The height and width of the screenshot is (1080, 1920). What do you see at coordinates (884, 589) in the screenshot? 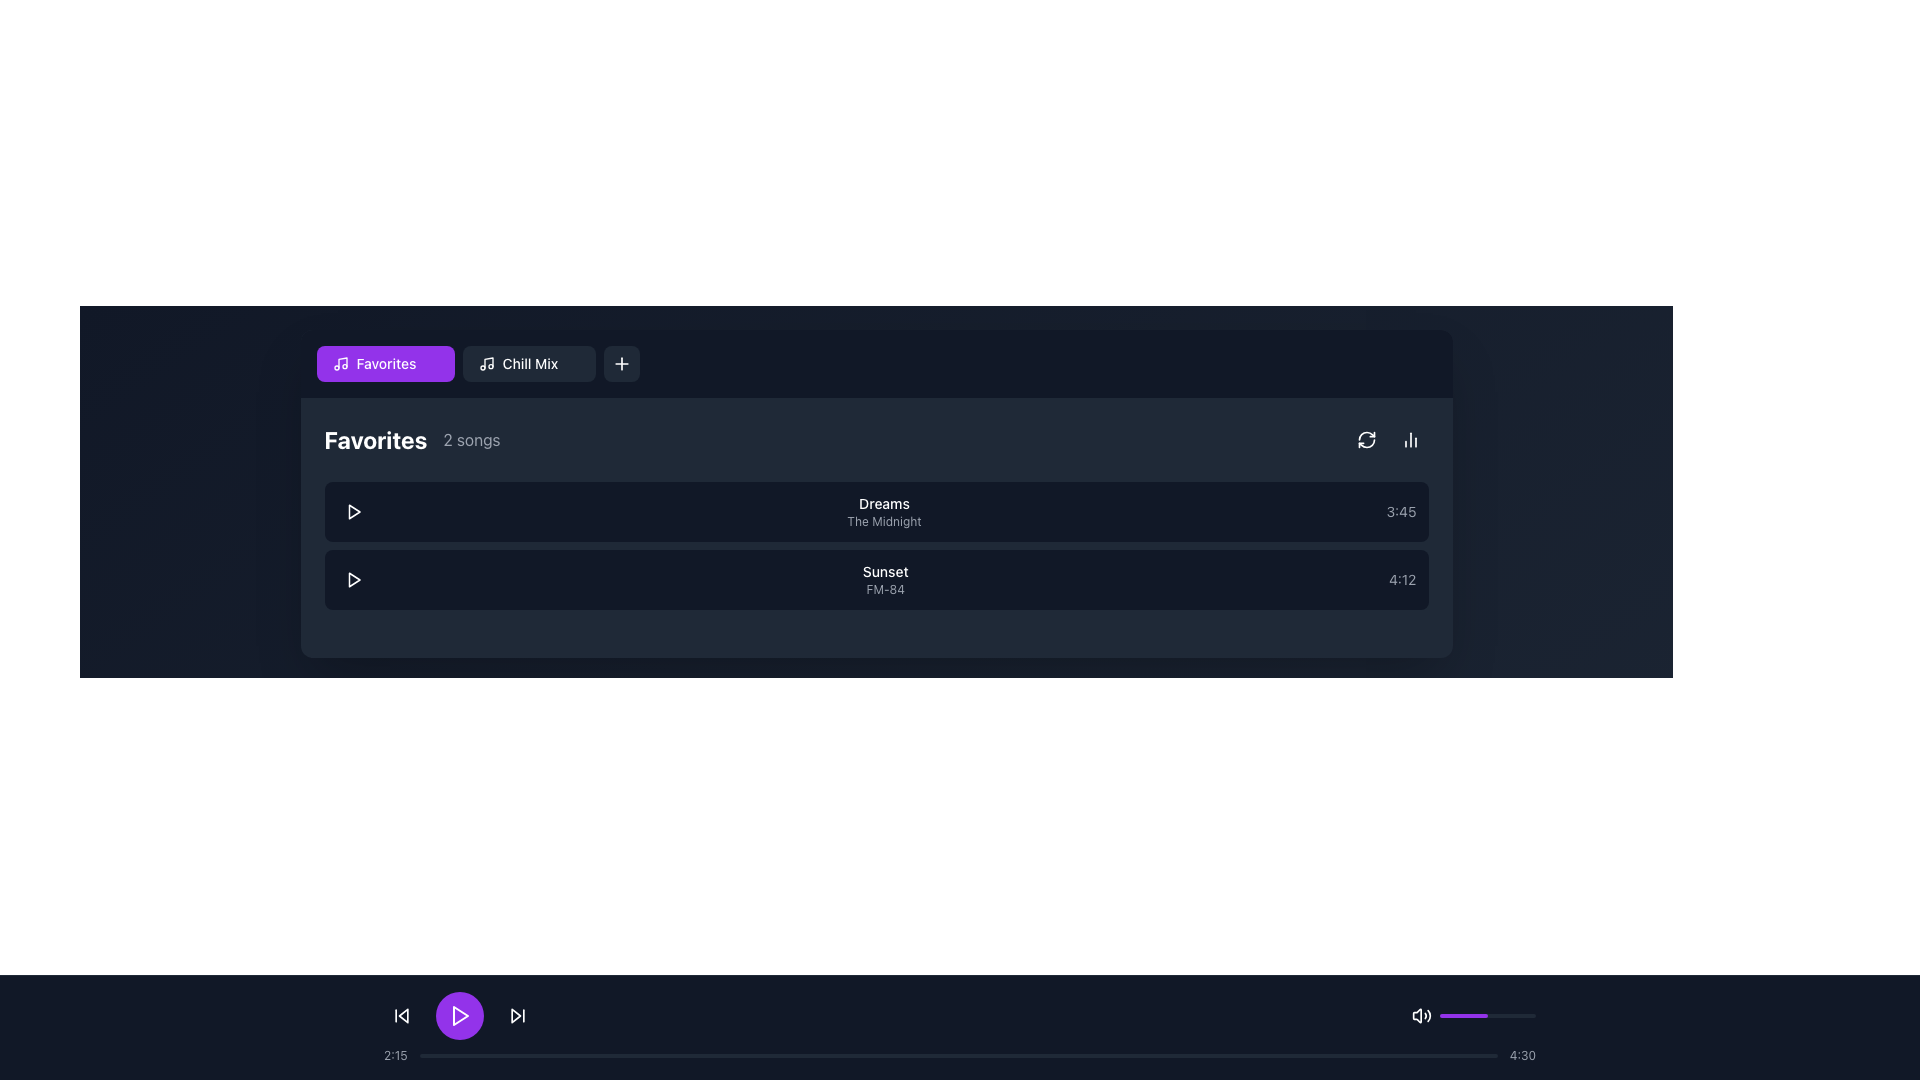
I see `the text label displaying 'FM-84', which is a small light gray text positioned directly beneath the larger 'Sunset' label in a vertical list` at bounding box center [884, 589].